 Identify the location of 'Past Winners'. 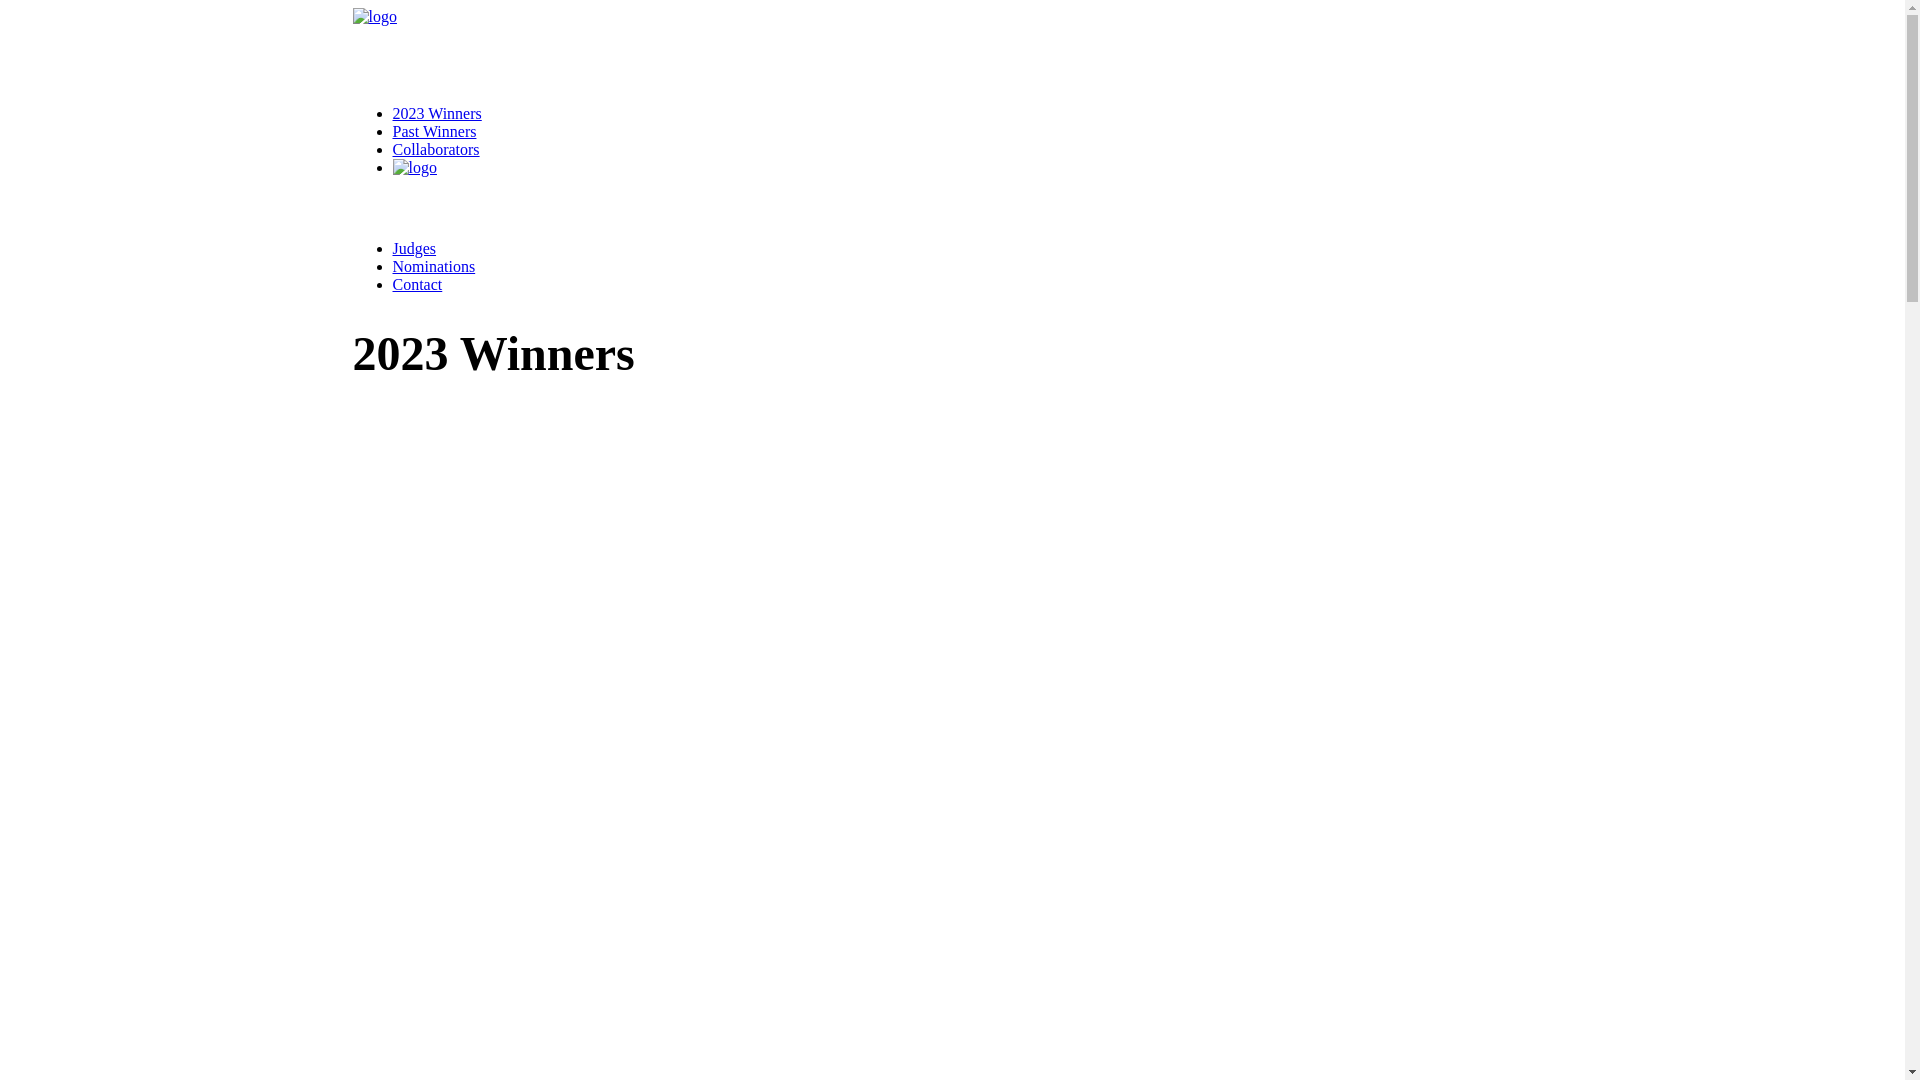
(432, 131).